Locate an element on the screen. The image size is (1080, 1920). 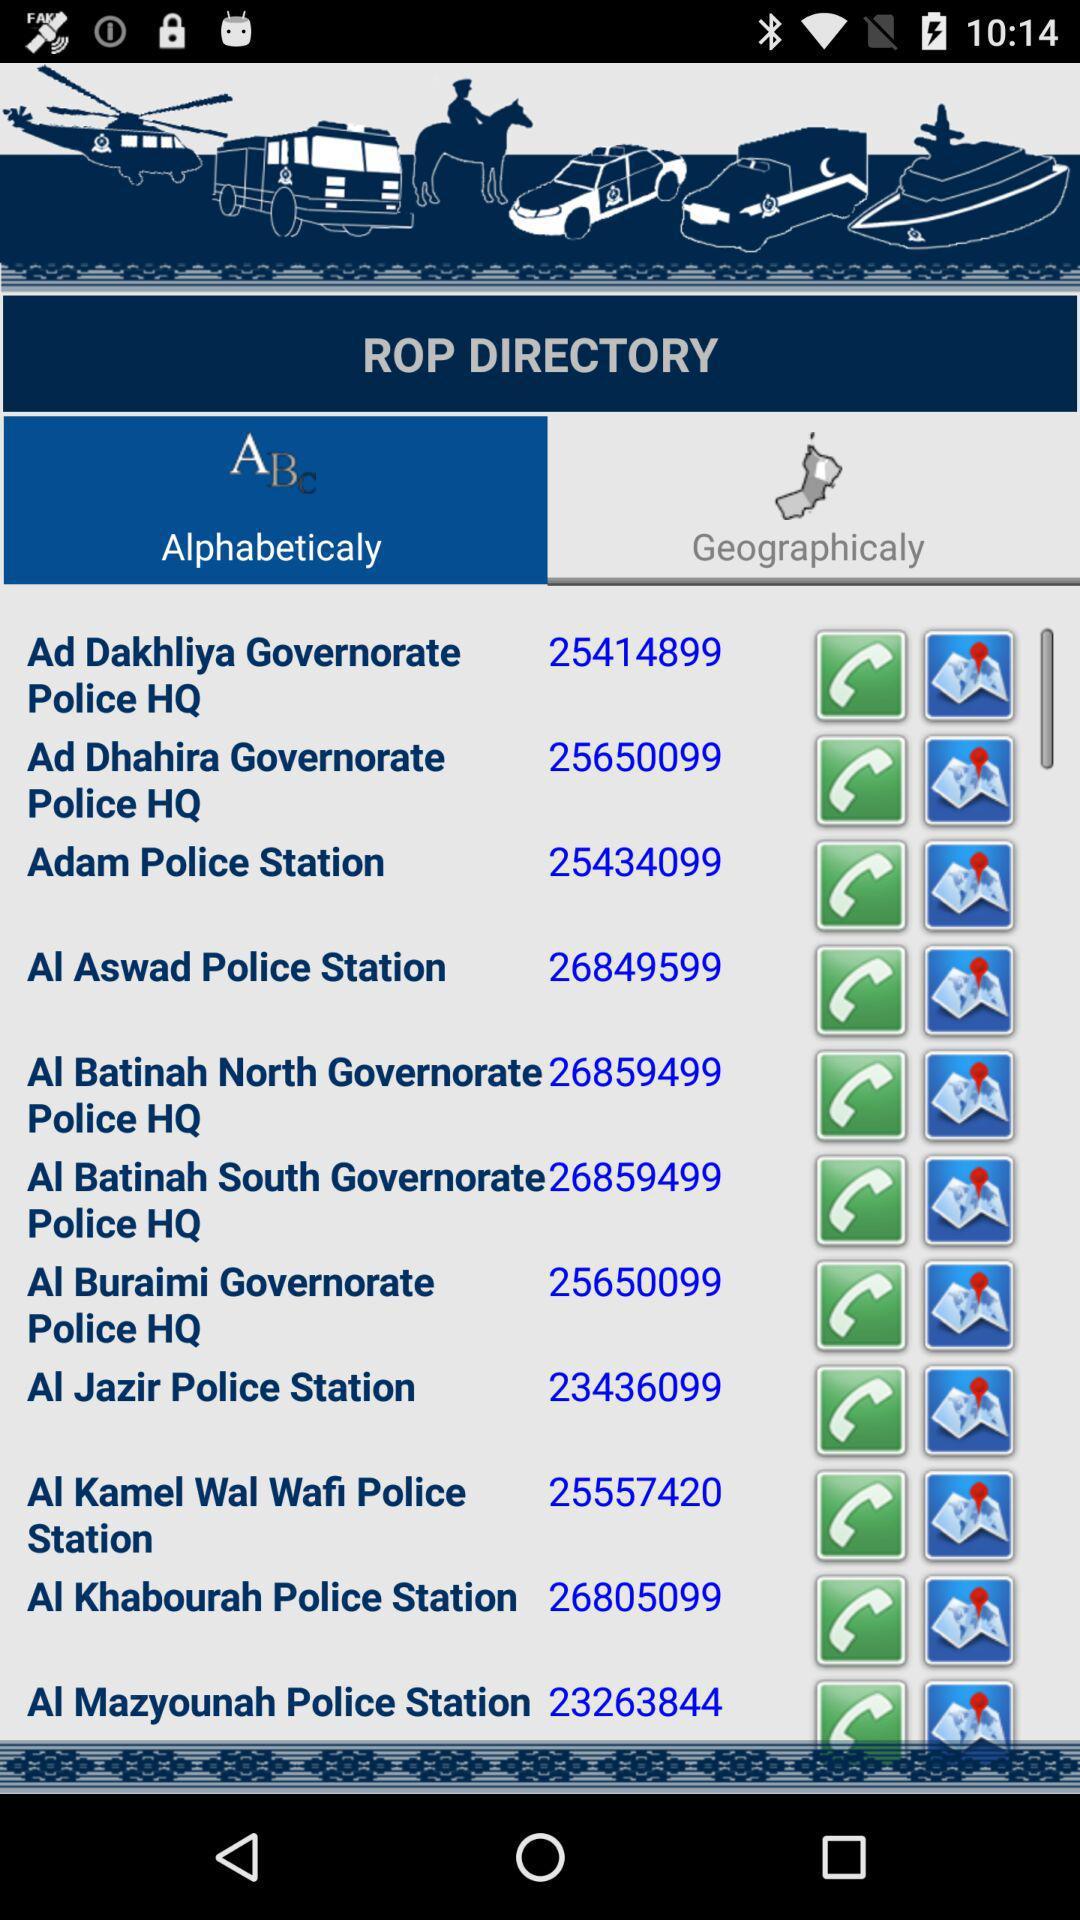
icon to the right of 26859499 app is located at coordinates (859, 1200).